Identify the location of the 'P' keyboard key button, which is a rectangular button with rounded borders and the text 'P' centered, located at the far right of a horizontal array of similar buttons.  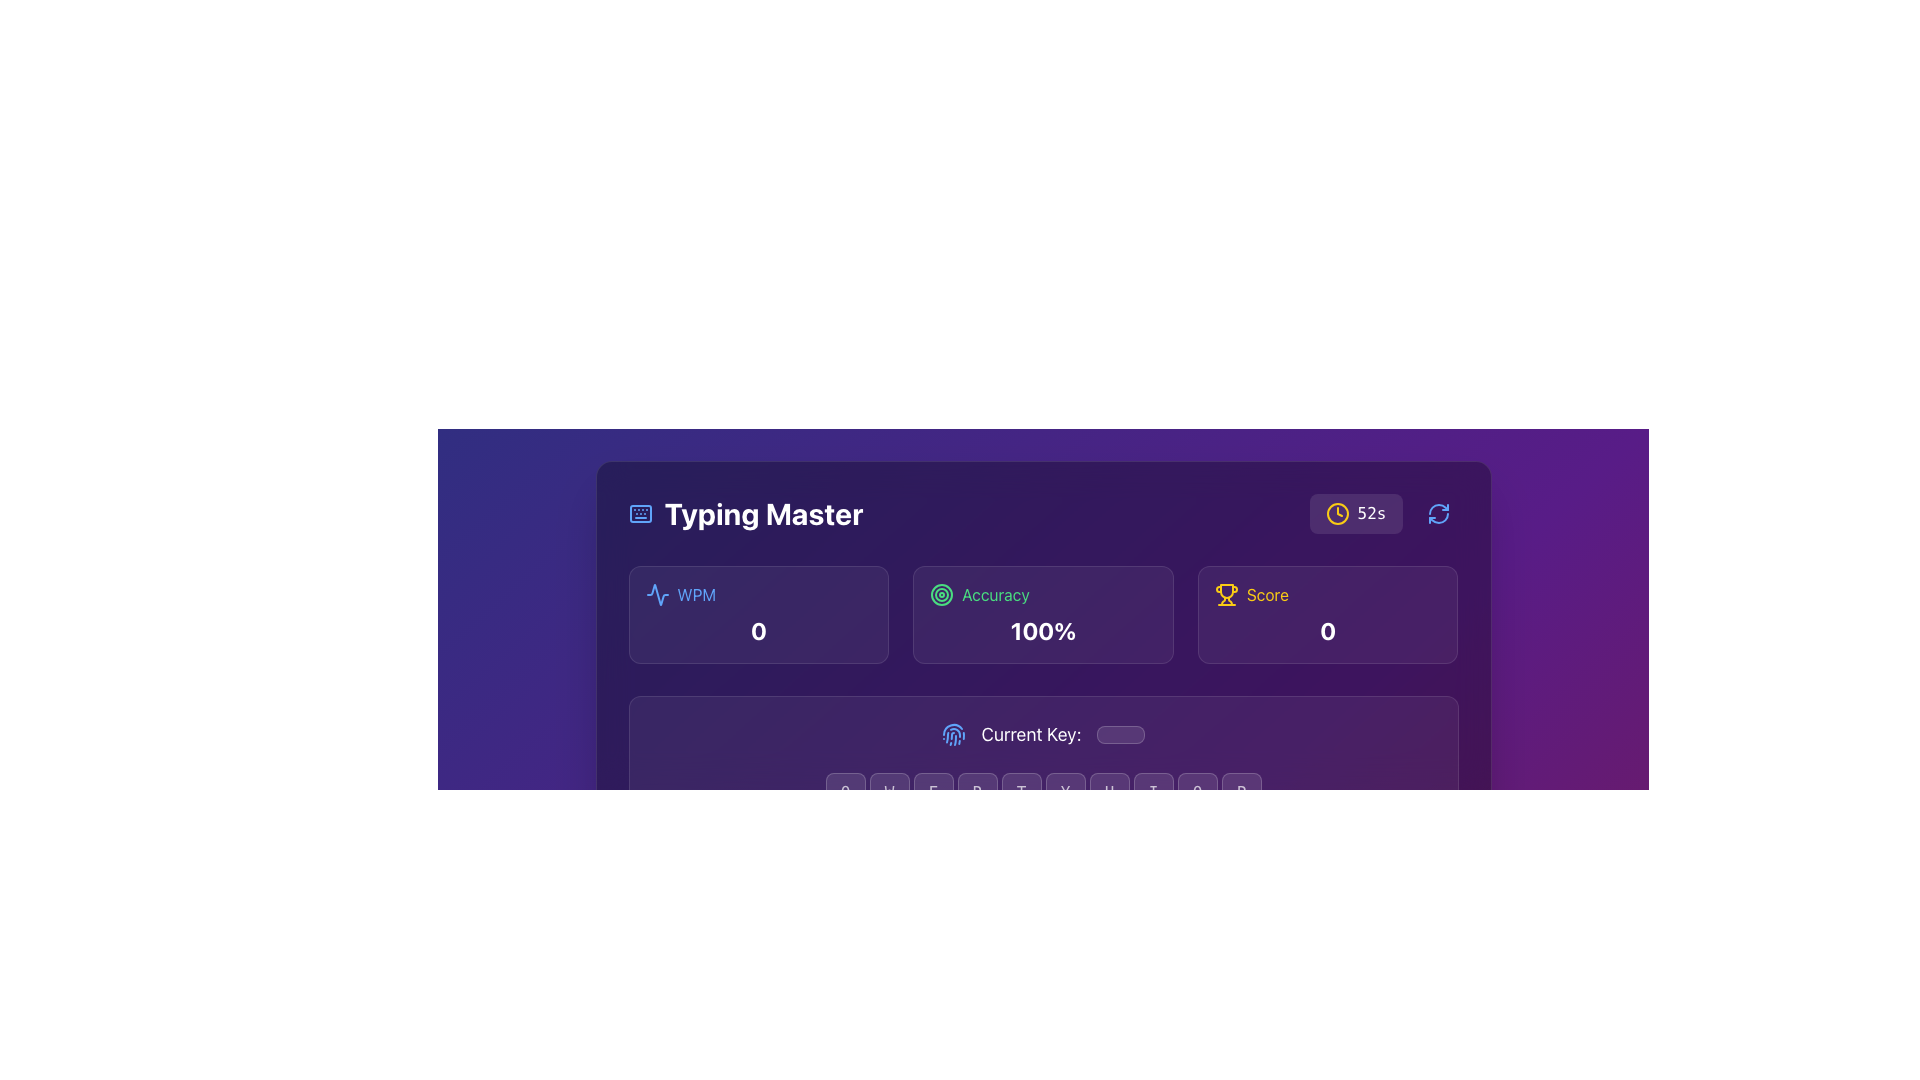
(1240, 792).